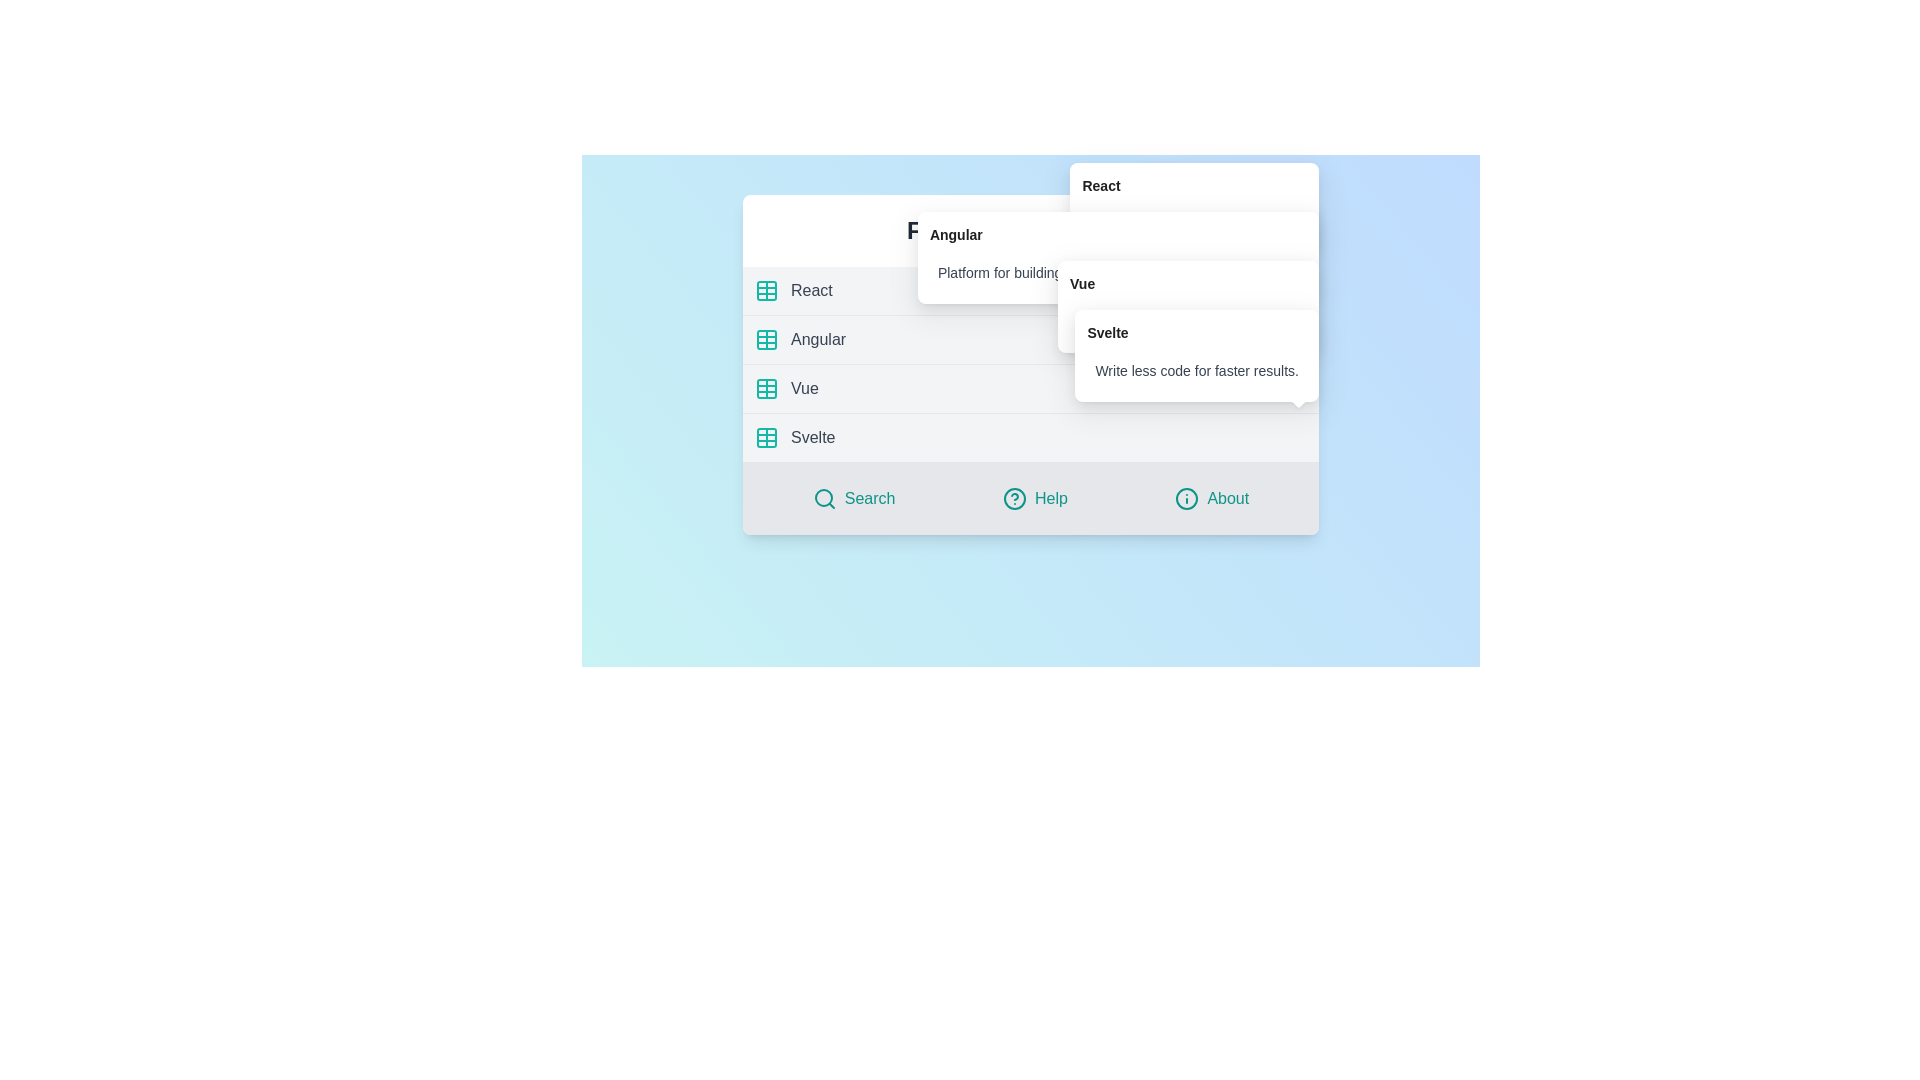 This screenshot has height=1080, width=1920. What do you see at coordinates (1031, 339) in the screenshot?
I see `the second item in the list representing Angular` at bounding box center [1031, 339].